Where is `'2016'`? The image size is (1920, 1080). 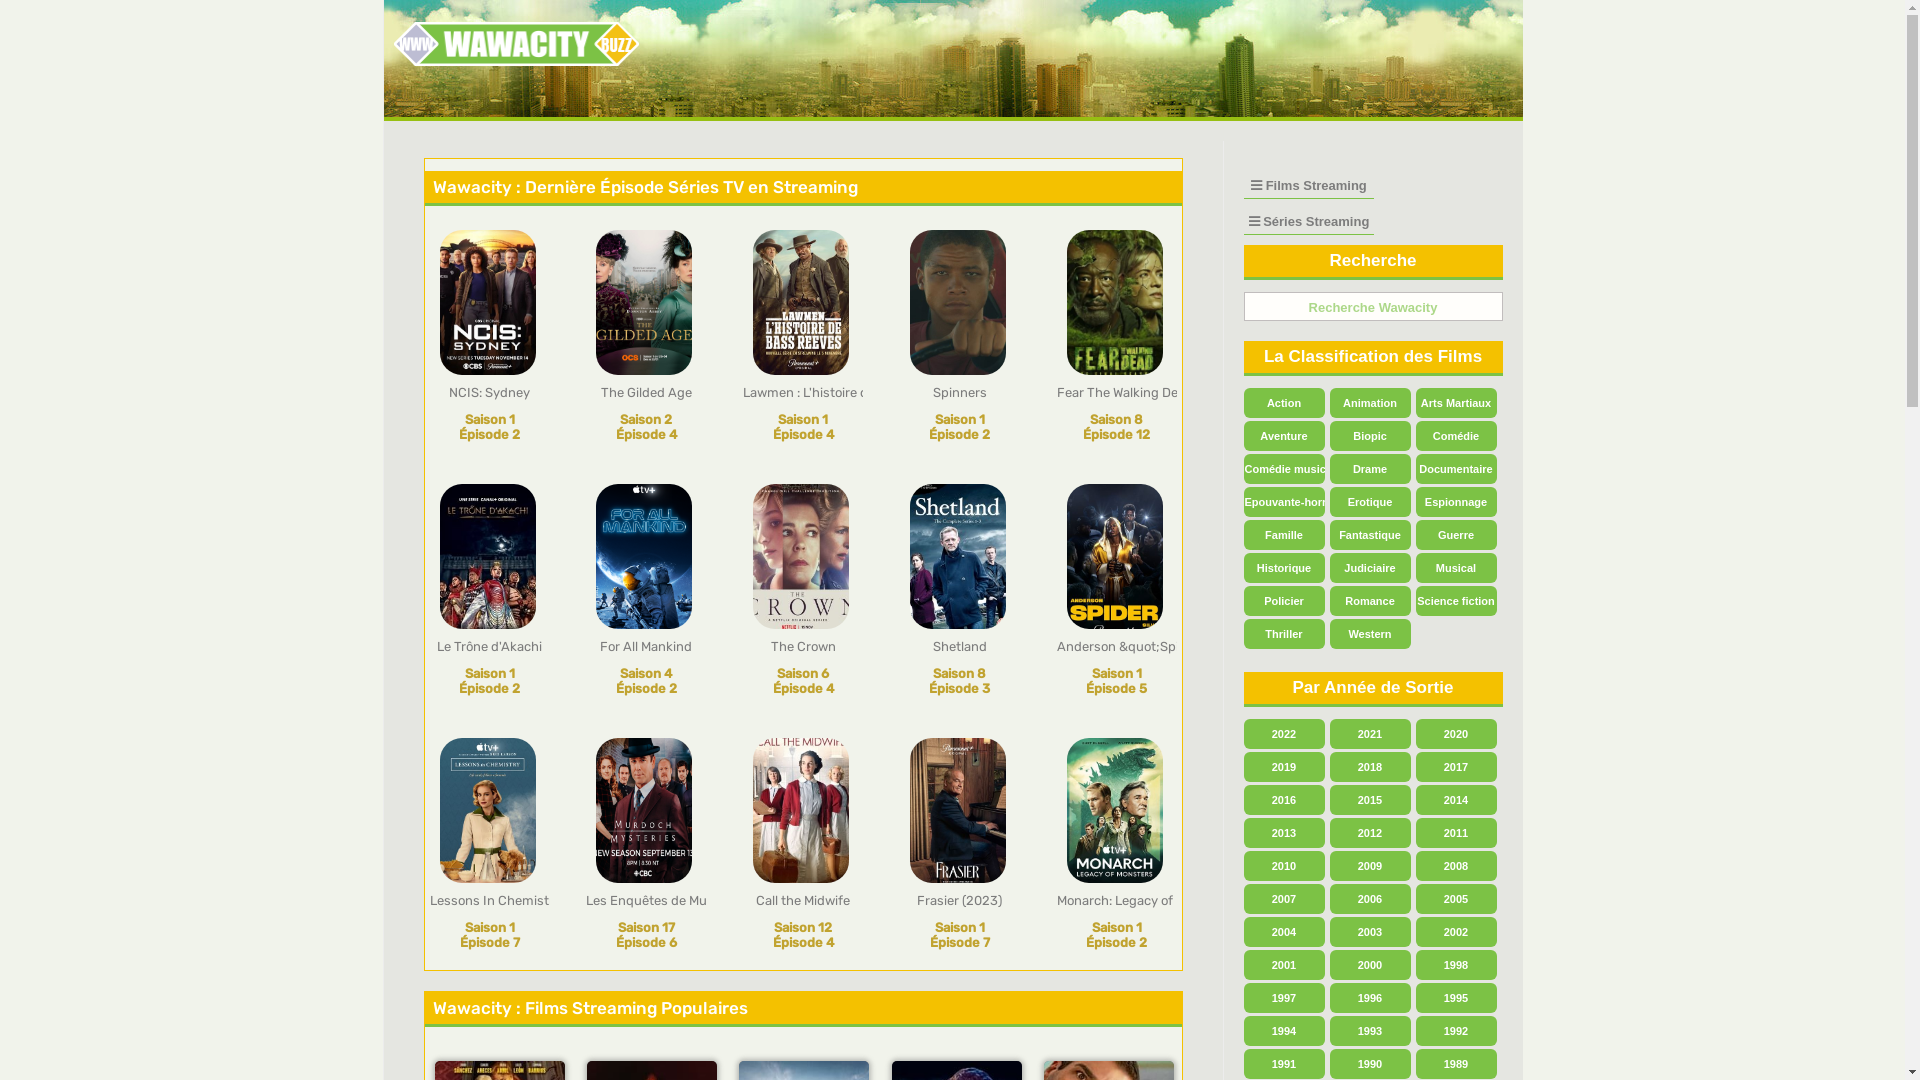 '2016' is located at coordinates (1284, 798).